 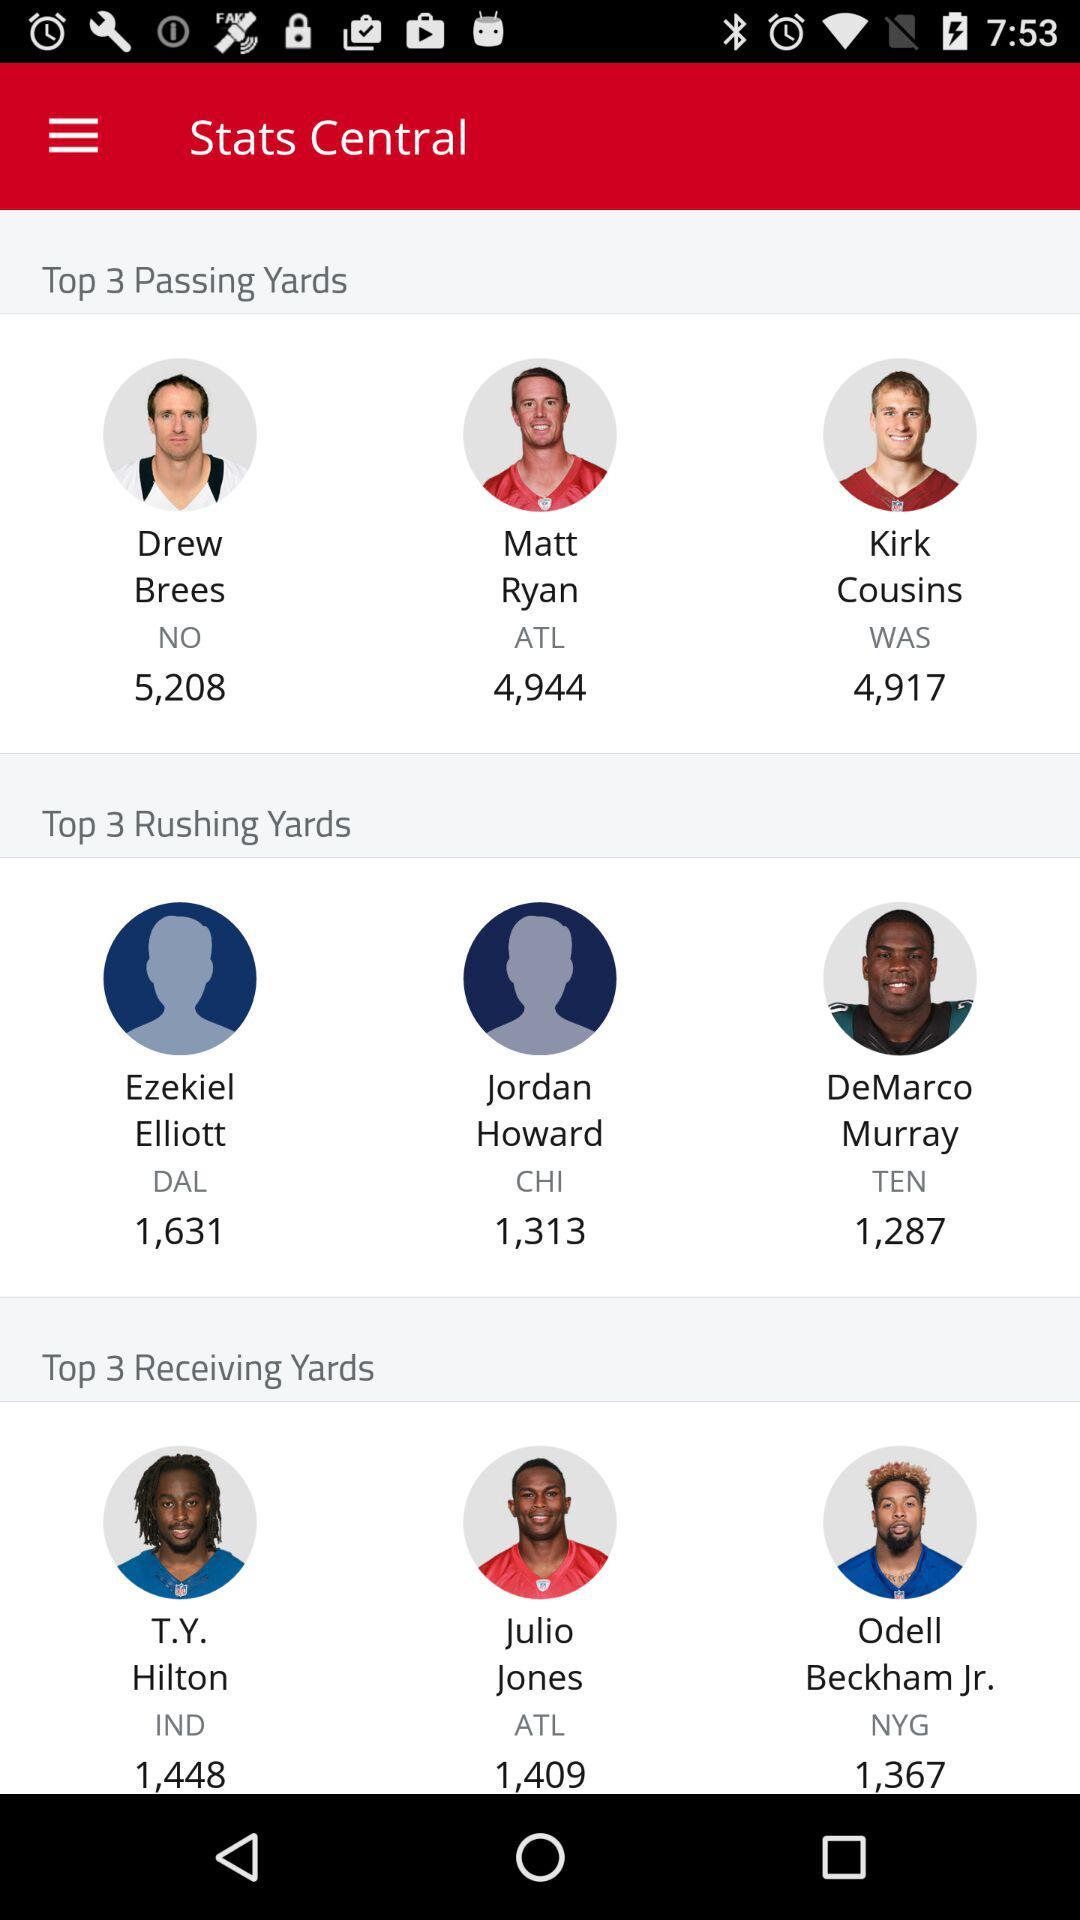 I want to click on the avatar icon, so click(x=180, y=1629).